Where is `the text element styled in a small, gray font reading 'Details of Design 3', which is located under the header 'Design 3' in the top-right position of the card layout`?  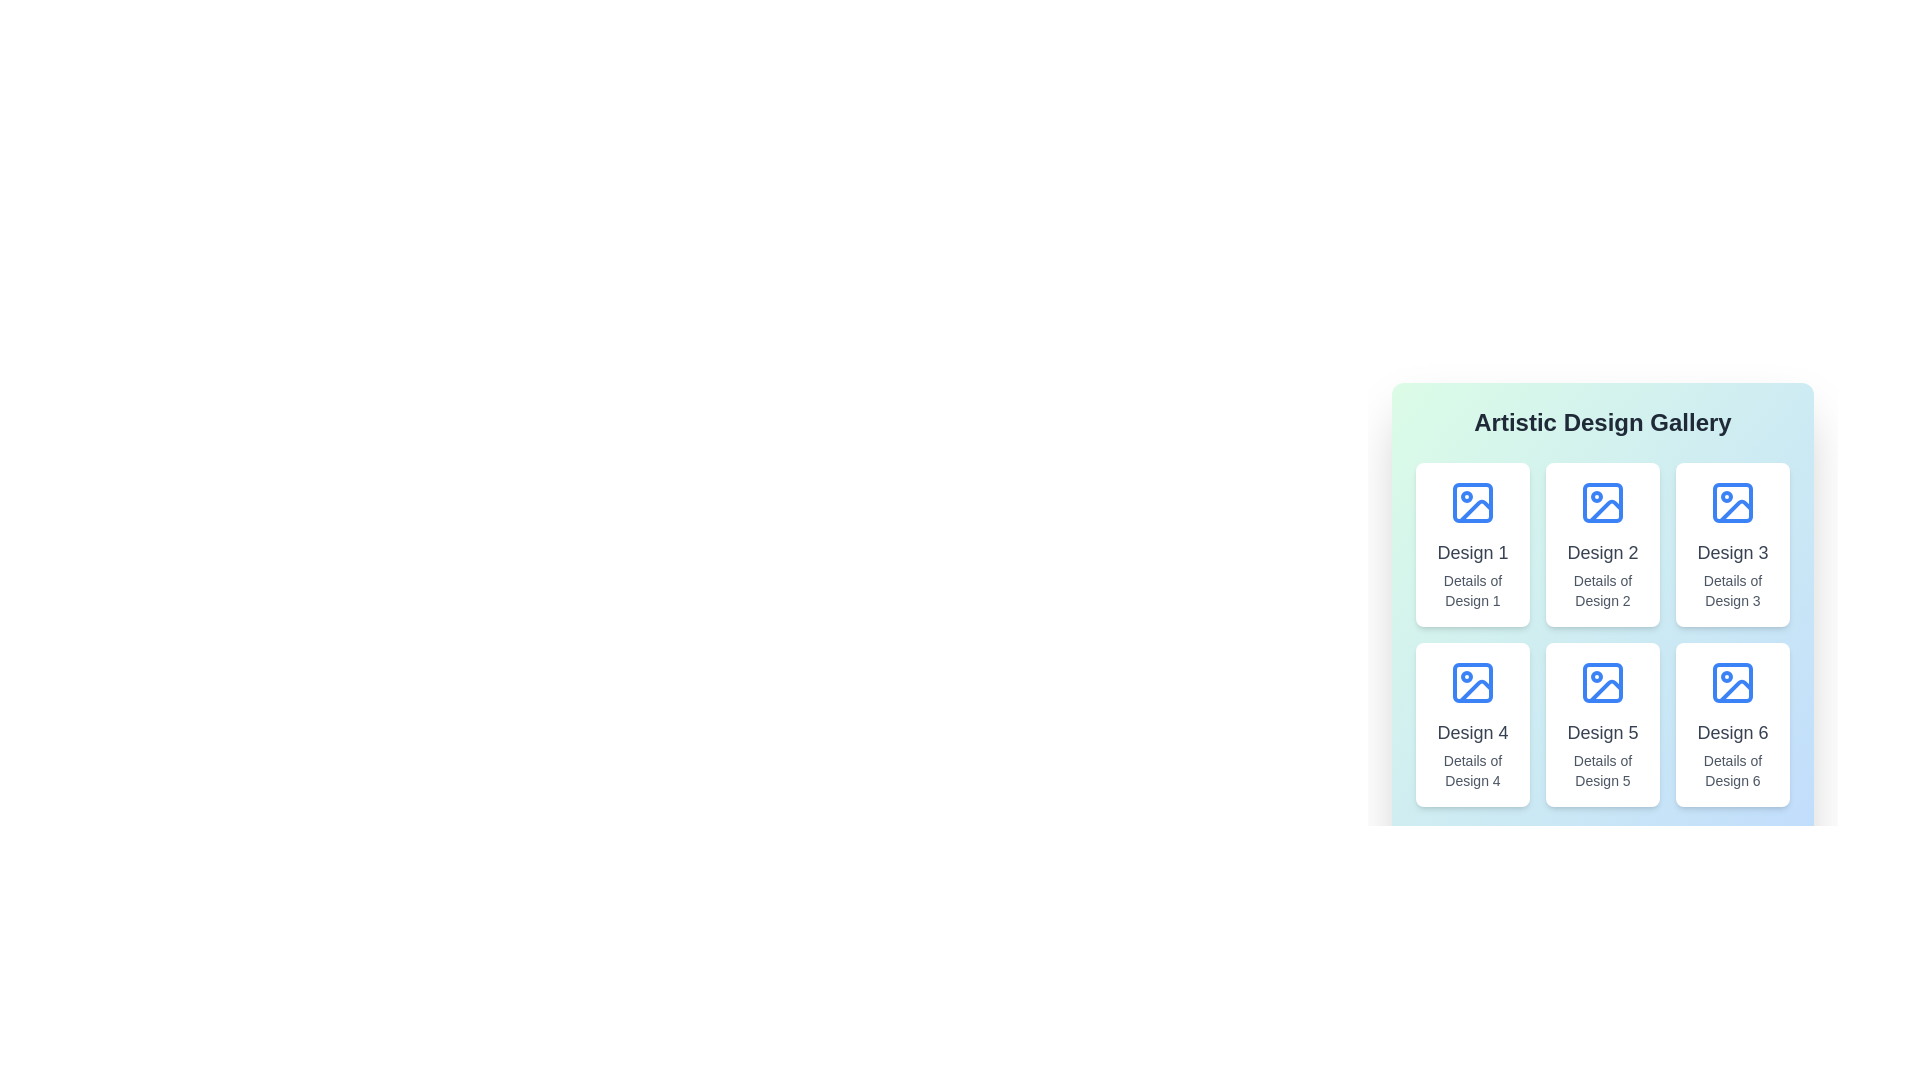
the text element styled in a small, gray font reading 'Details of Design 3', which is located under the header 'Design 3' in the top-right position of the card layout is located at coordinates (1731, 589).